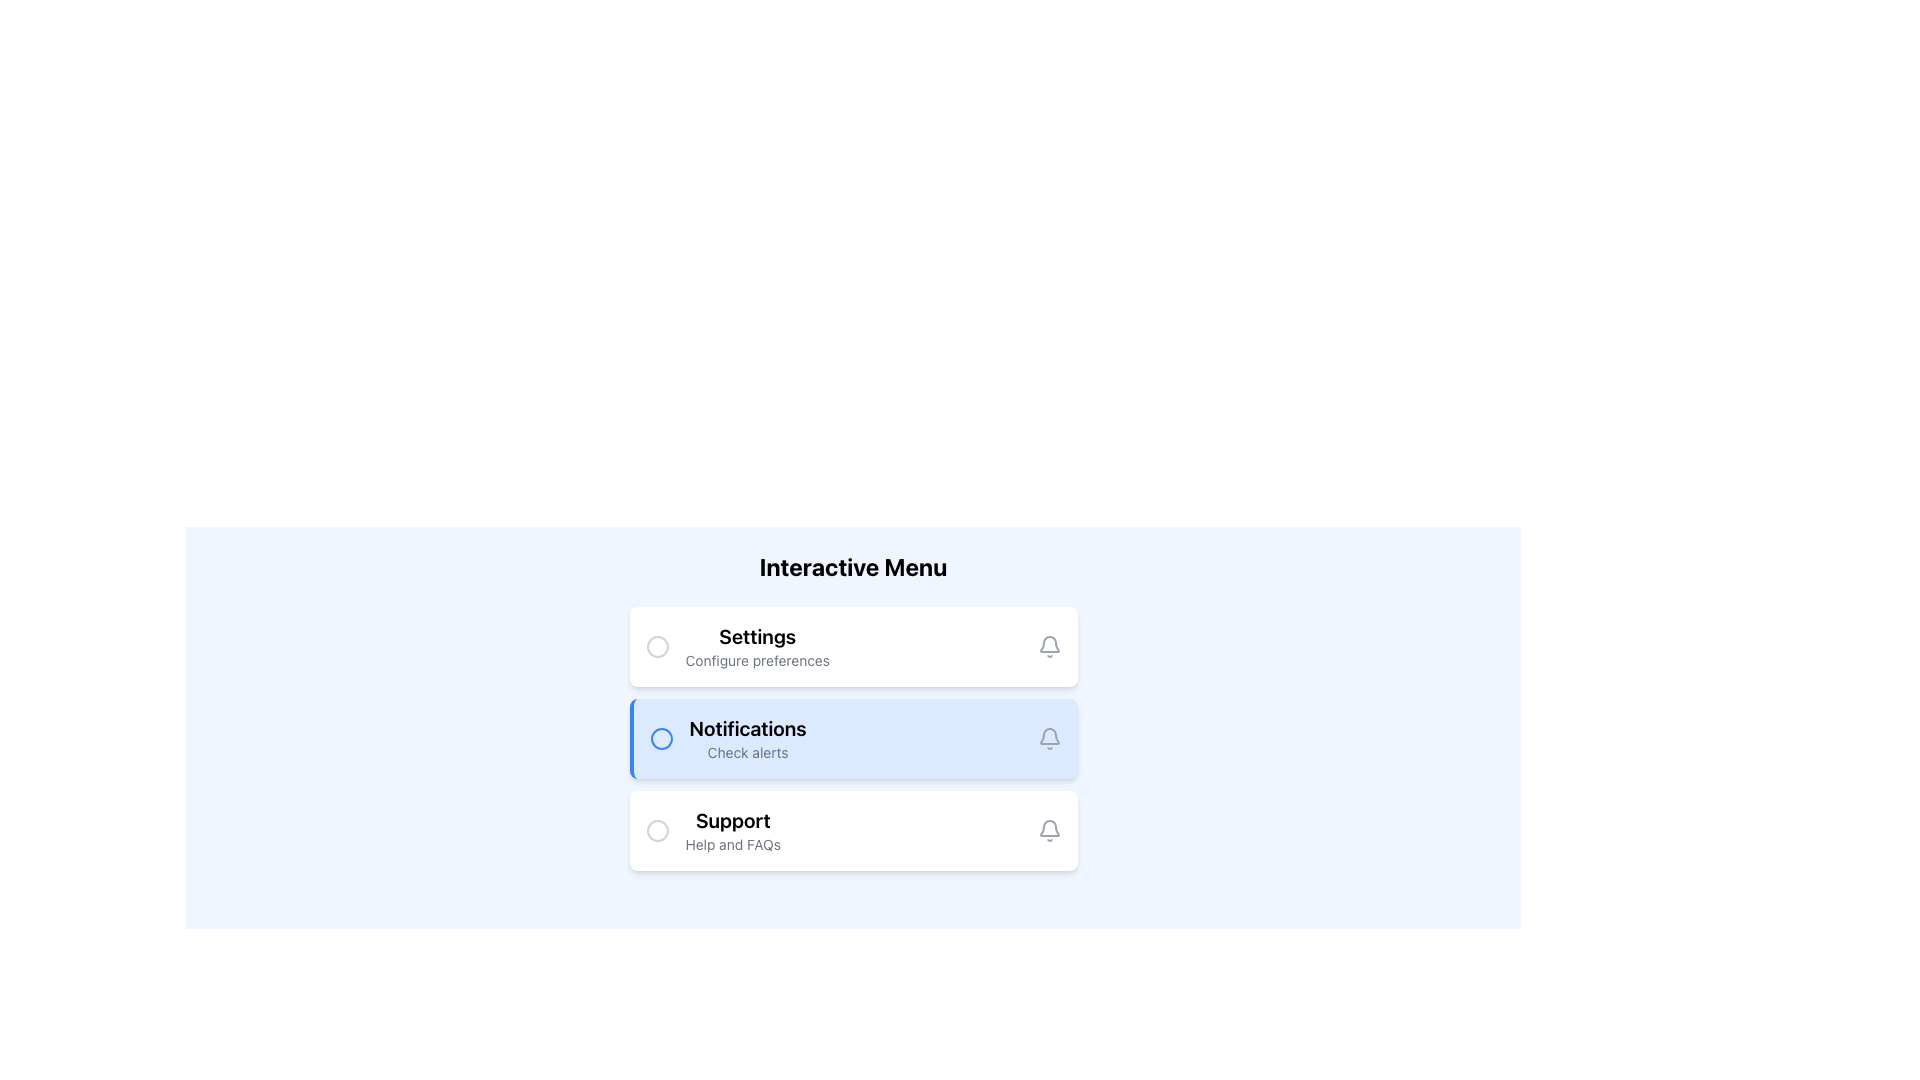 This screenshot has height=1080, width=1920. I want to click on the delicate bell-shaped icon with a subtle gray outline located at the right end of the 'Settings - Configure preferences' row, so click(1048, 647).